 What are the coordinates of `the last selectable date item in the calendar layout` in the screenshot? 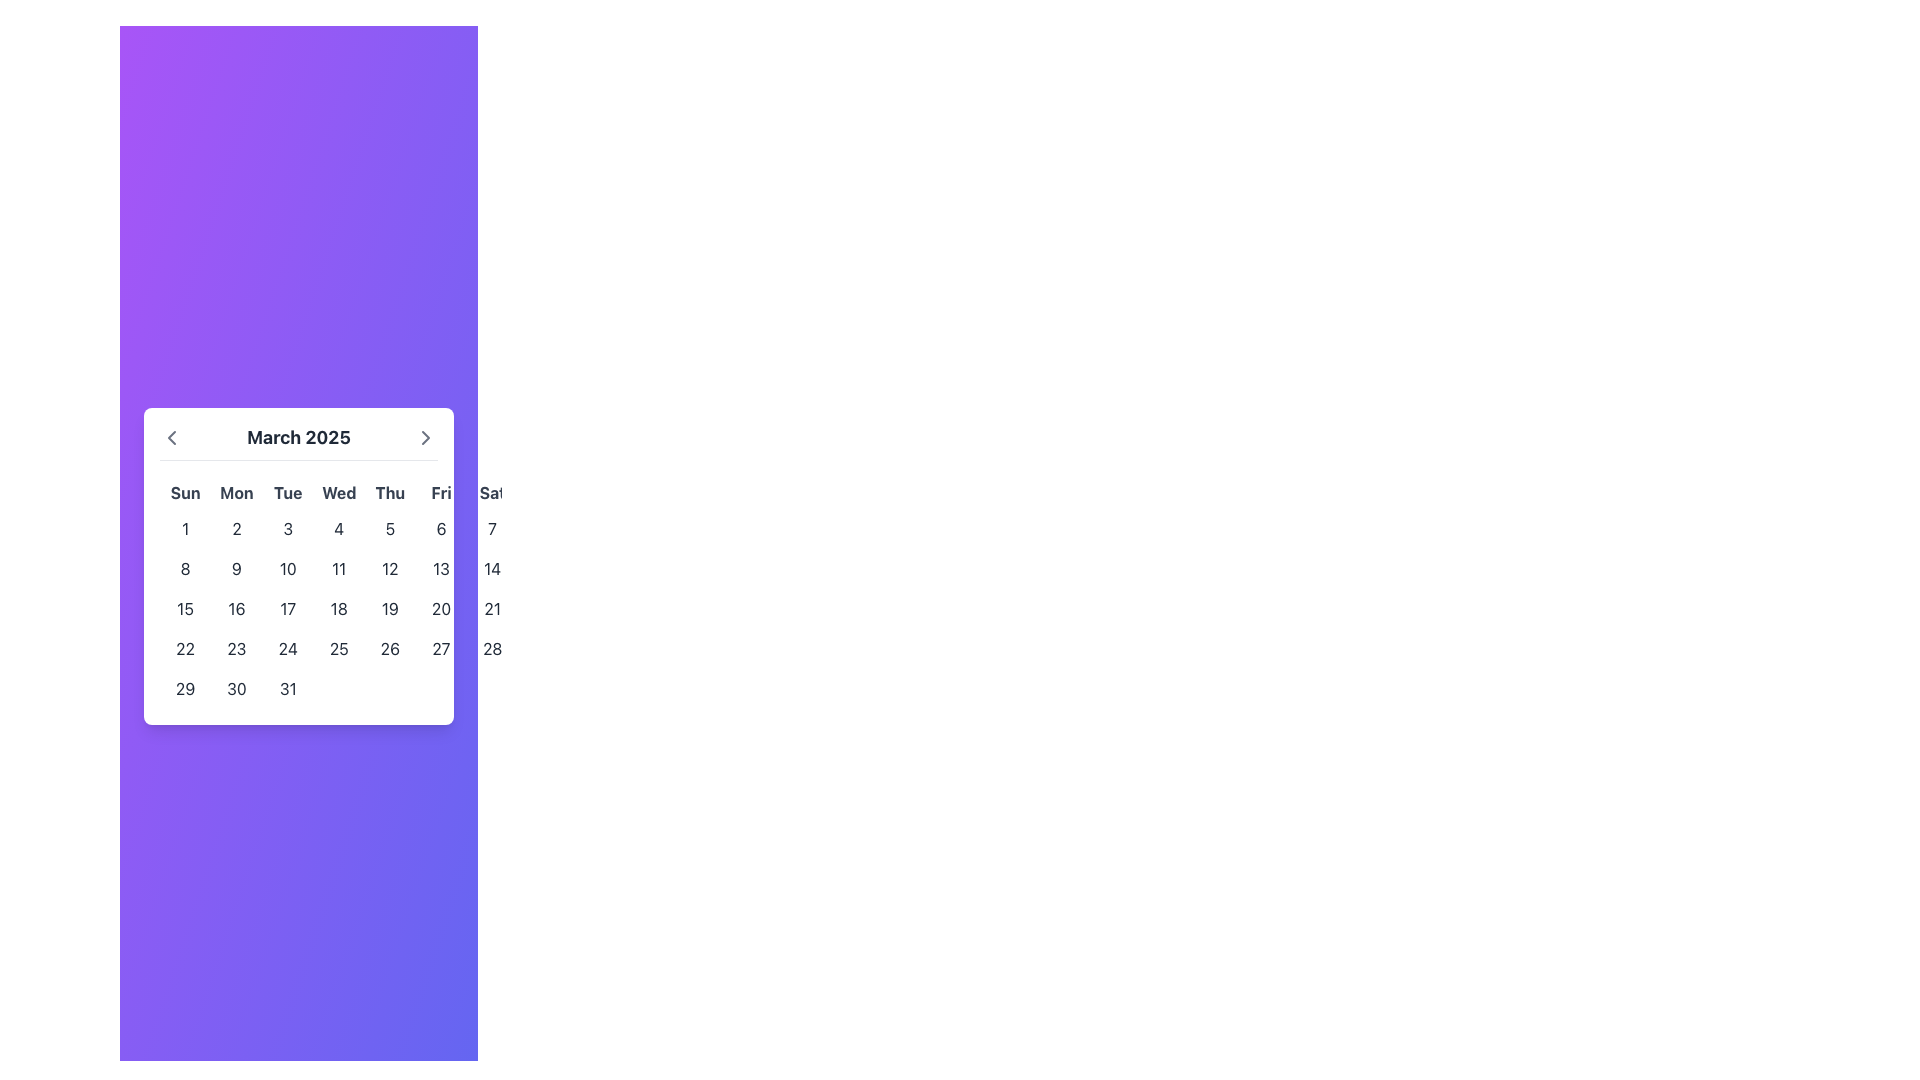 It's located at (492, 568).